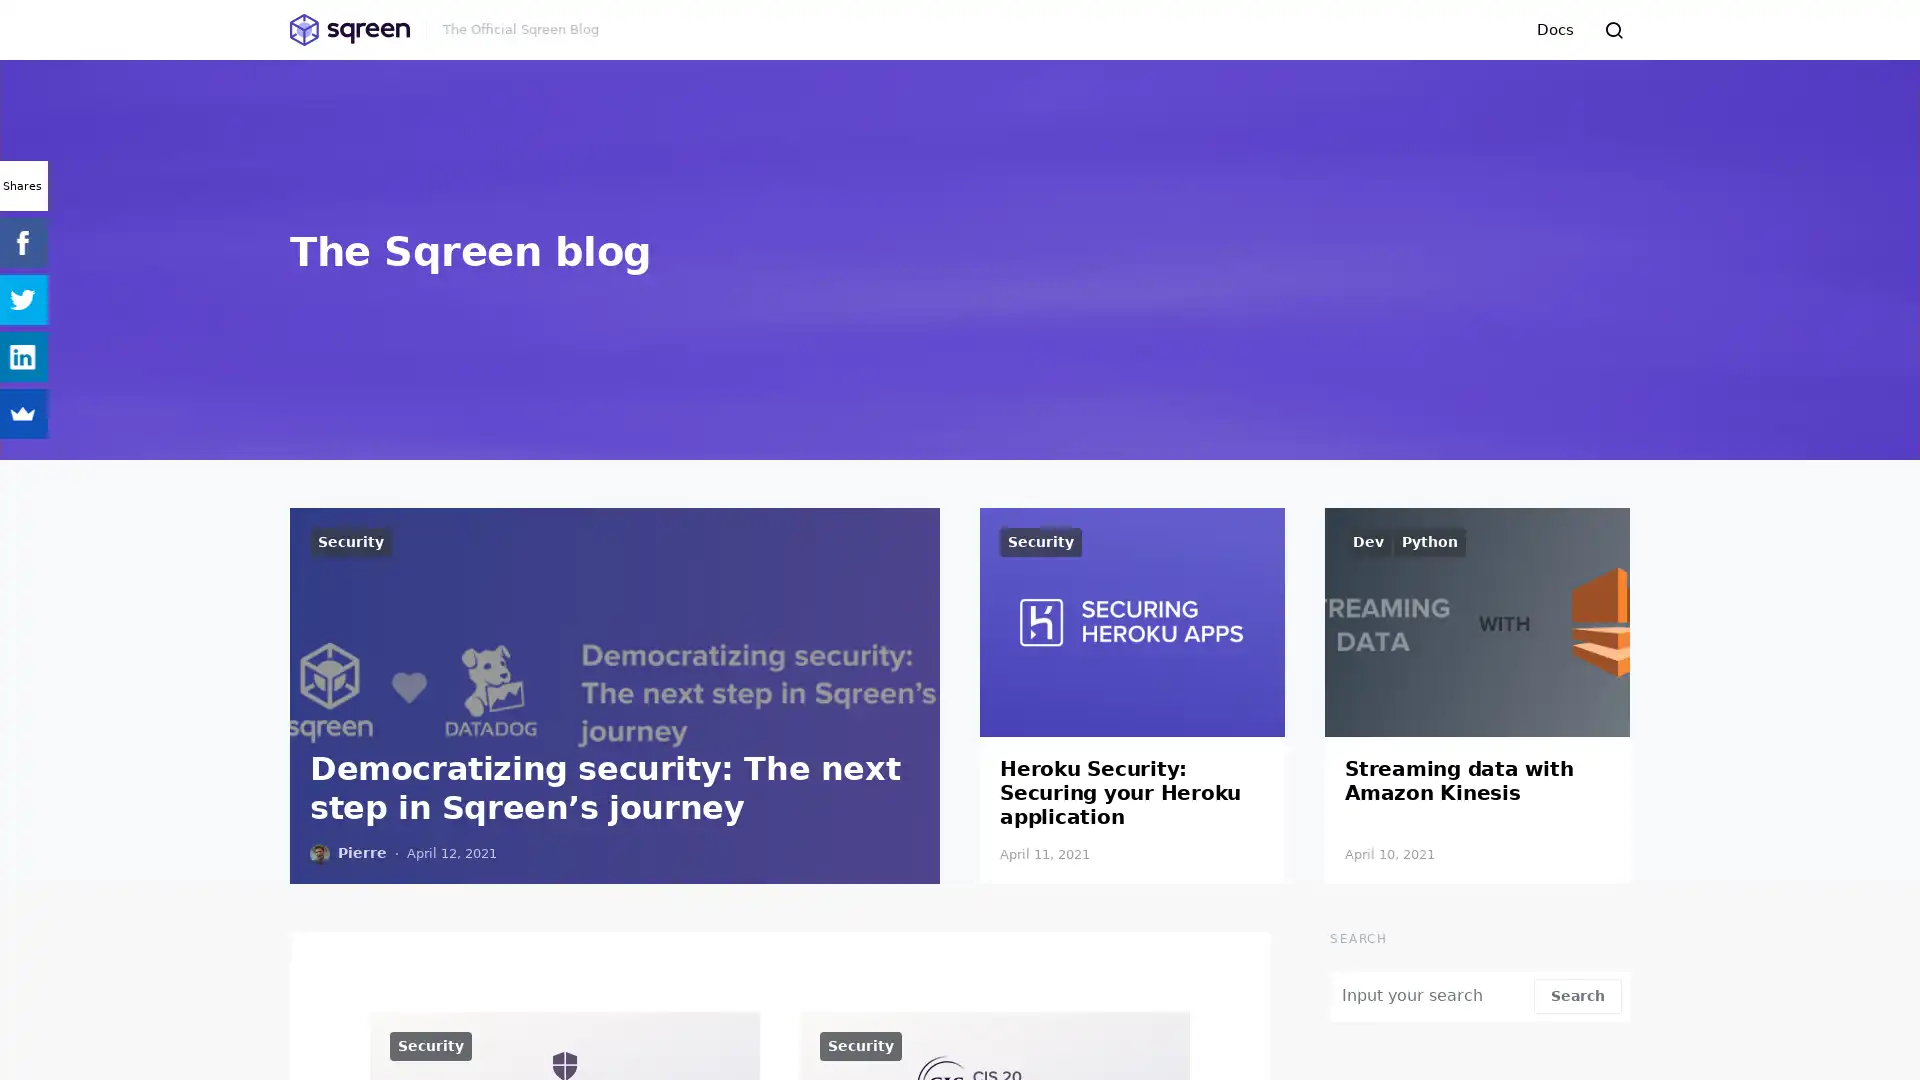 This screenshot has height=1080, width=1920. I want to click on Search, so click(1577, 995).